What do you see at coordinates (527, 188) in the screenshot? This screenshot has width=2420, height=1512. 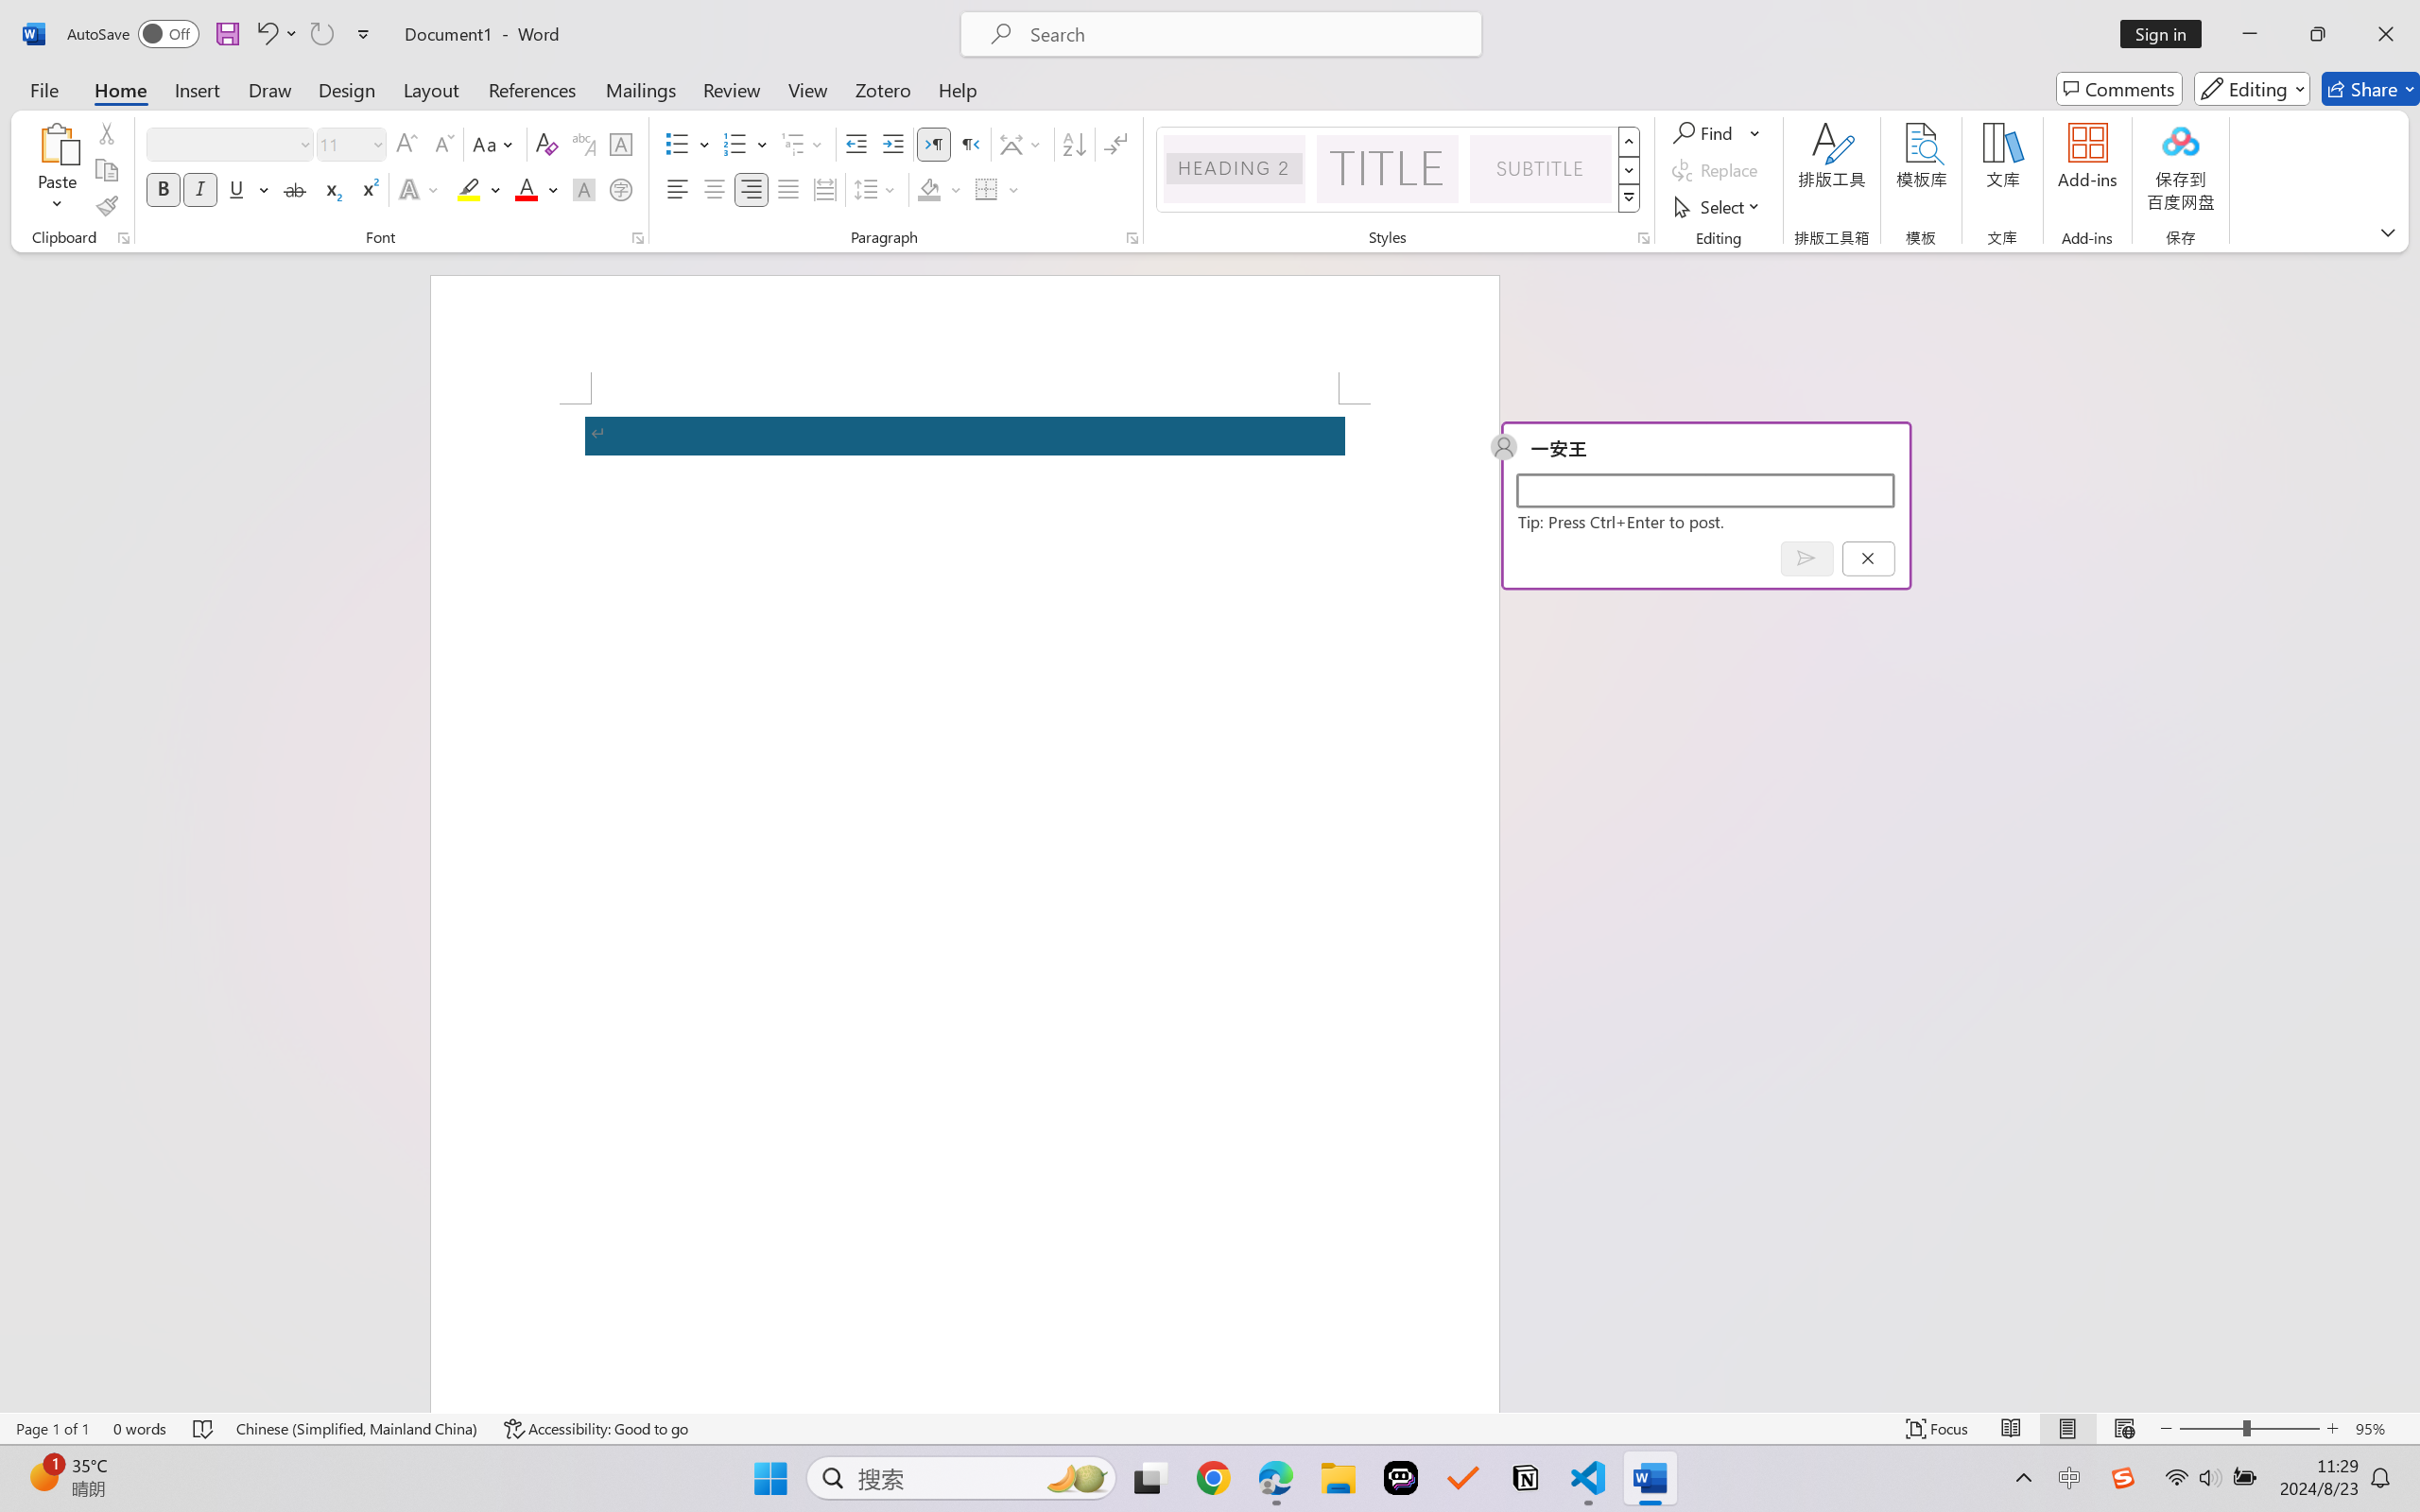 I see `'Font Color RGB(255, 0, 0)'` at bounding box center [527, 188].